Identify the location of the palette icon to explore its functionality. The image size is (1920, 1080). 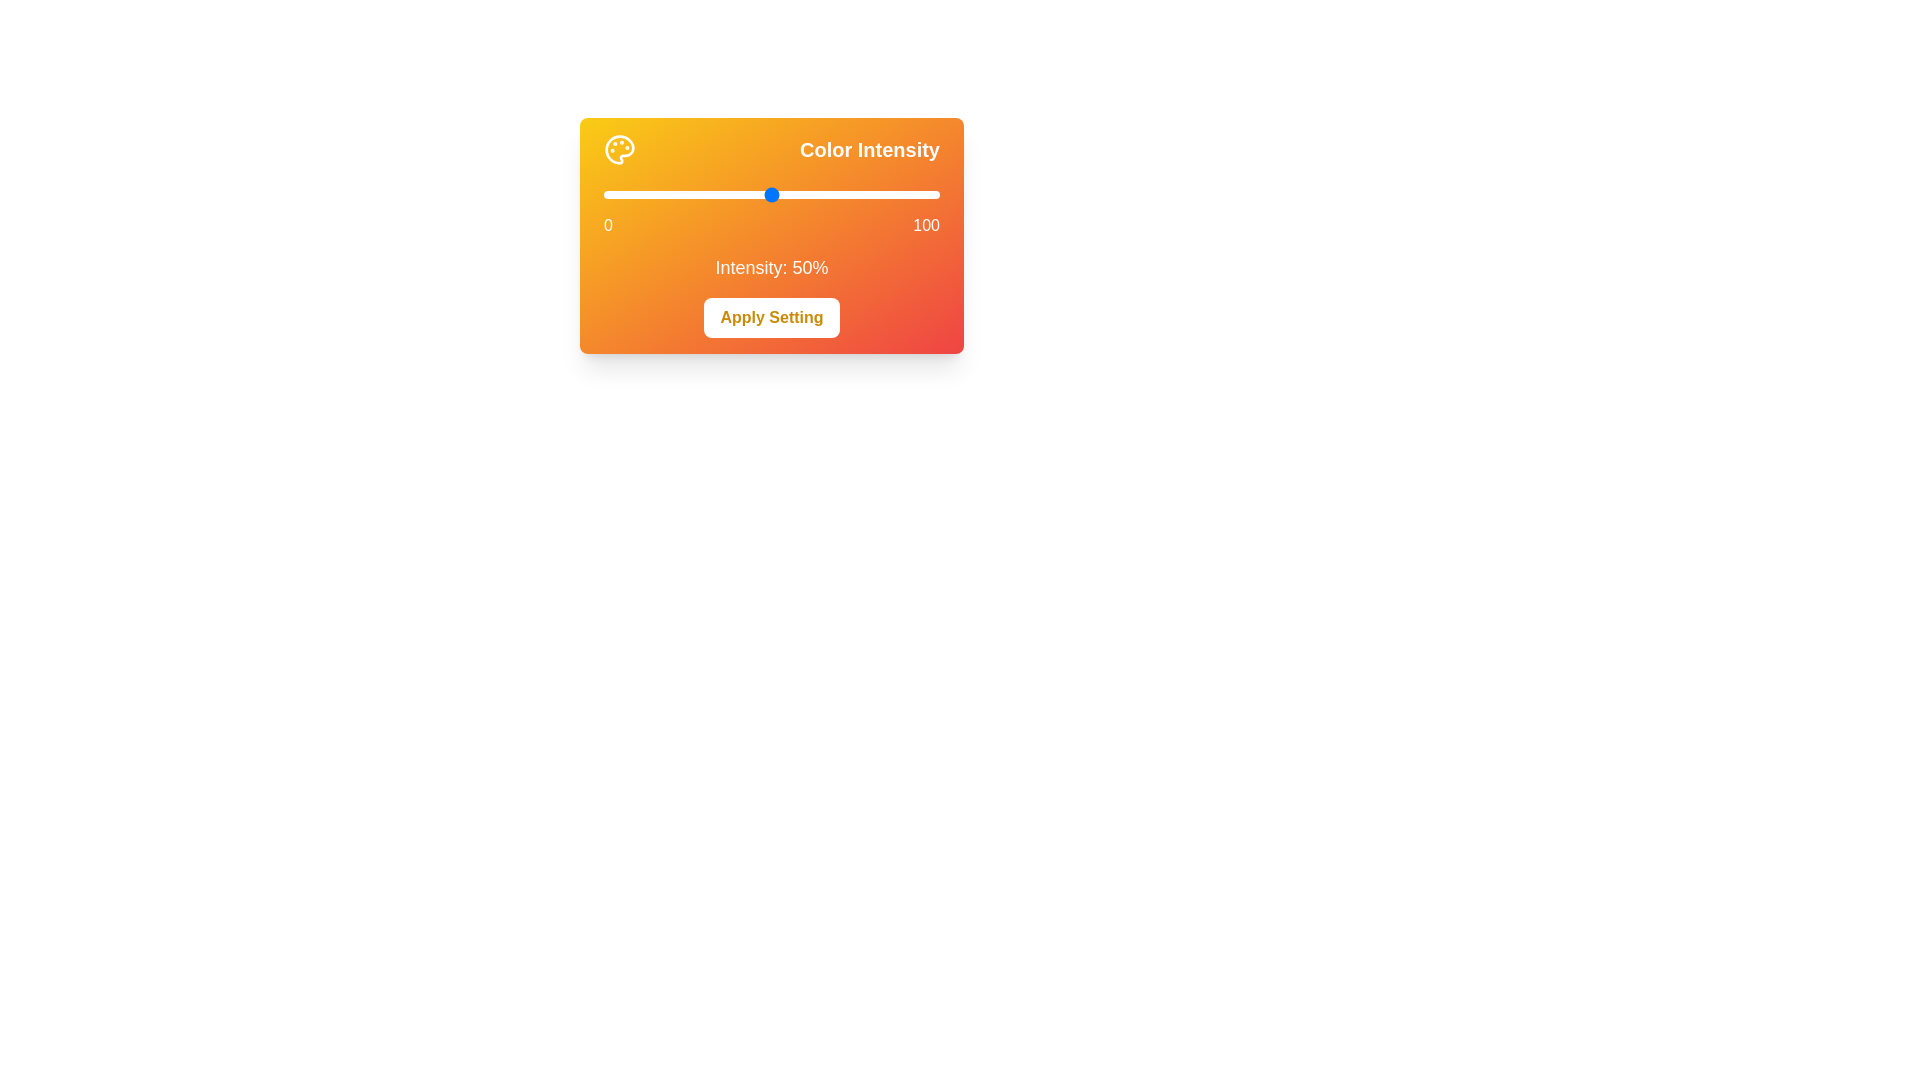
(618, 149).